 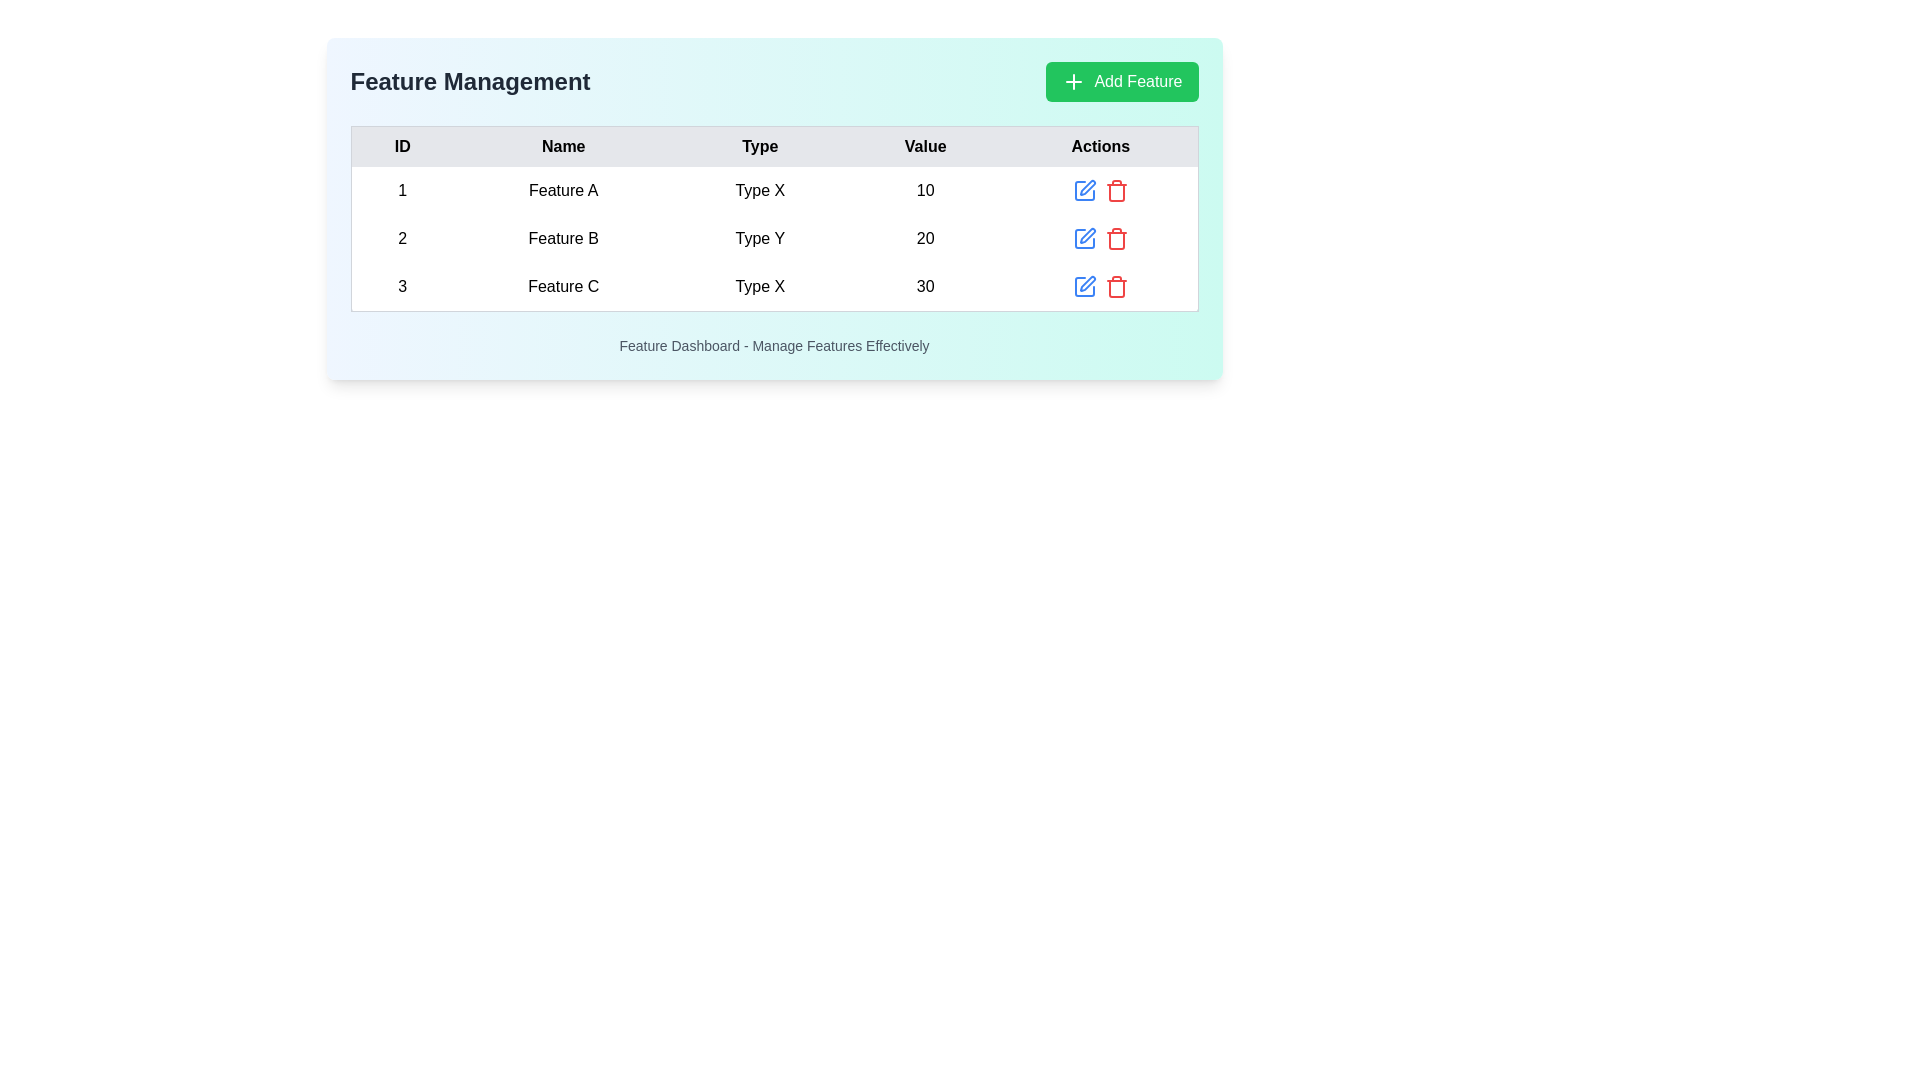 I want to click on the last column header of the table that indicates actions related to each row, located to the right of the 'Value' header, so click(x=1100, y=145).